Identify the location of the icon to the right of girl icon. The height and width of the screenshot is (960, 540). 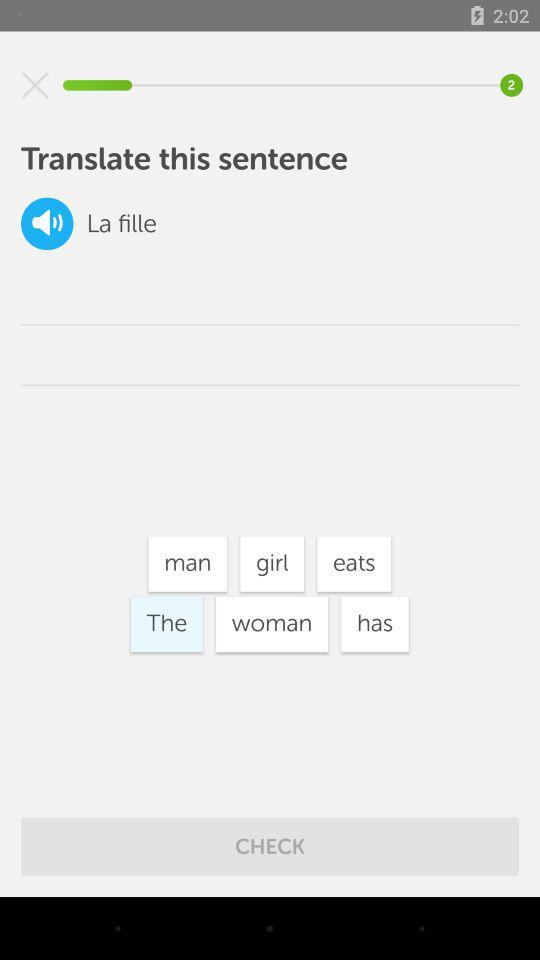
(353, 564).